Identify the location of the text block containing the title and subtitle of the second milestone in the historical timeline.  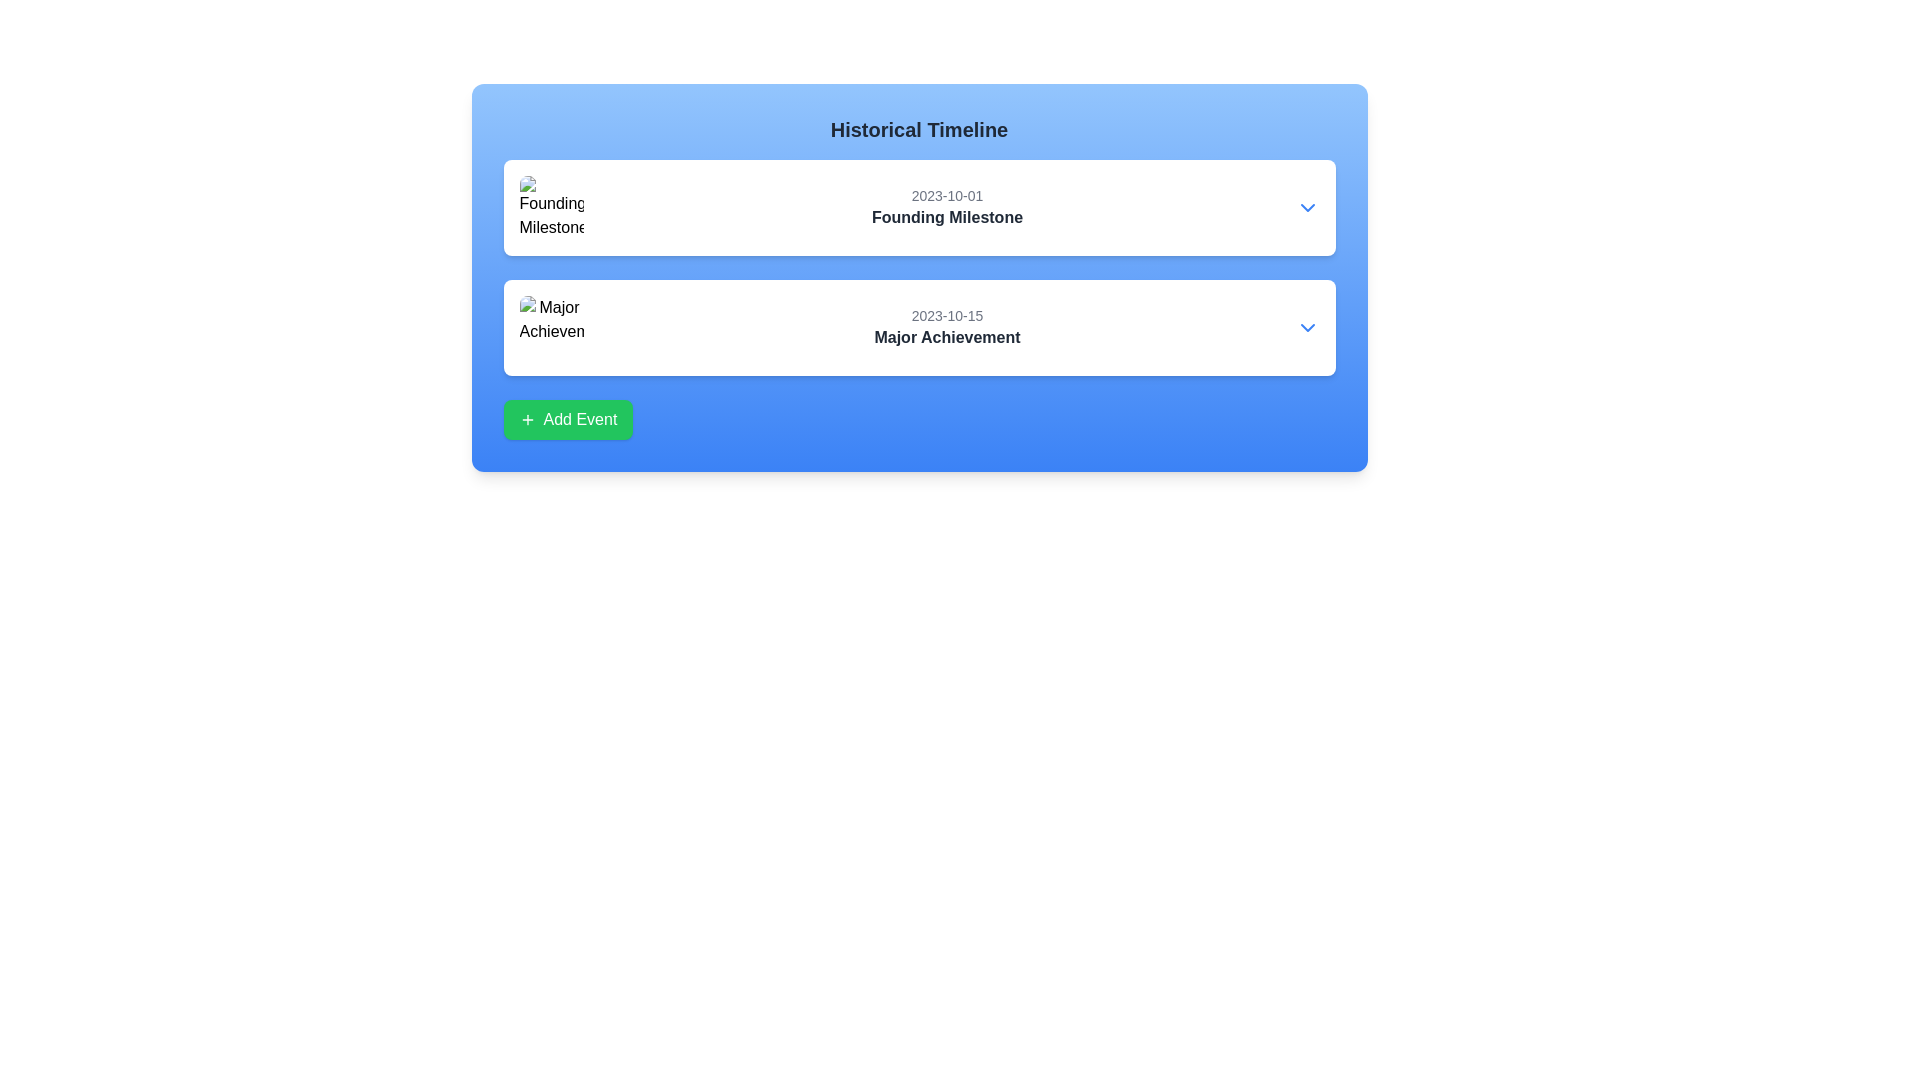
(946, 326).